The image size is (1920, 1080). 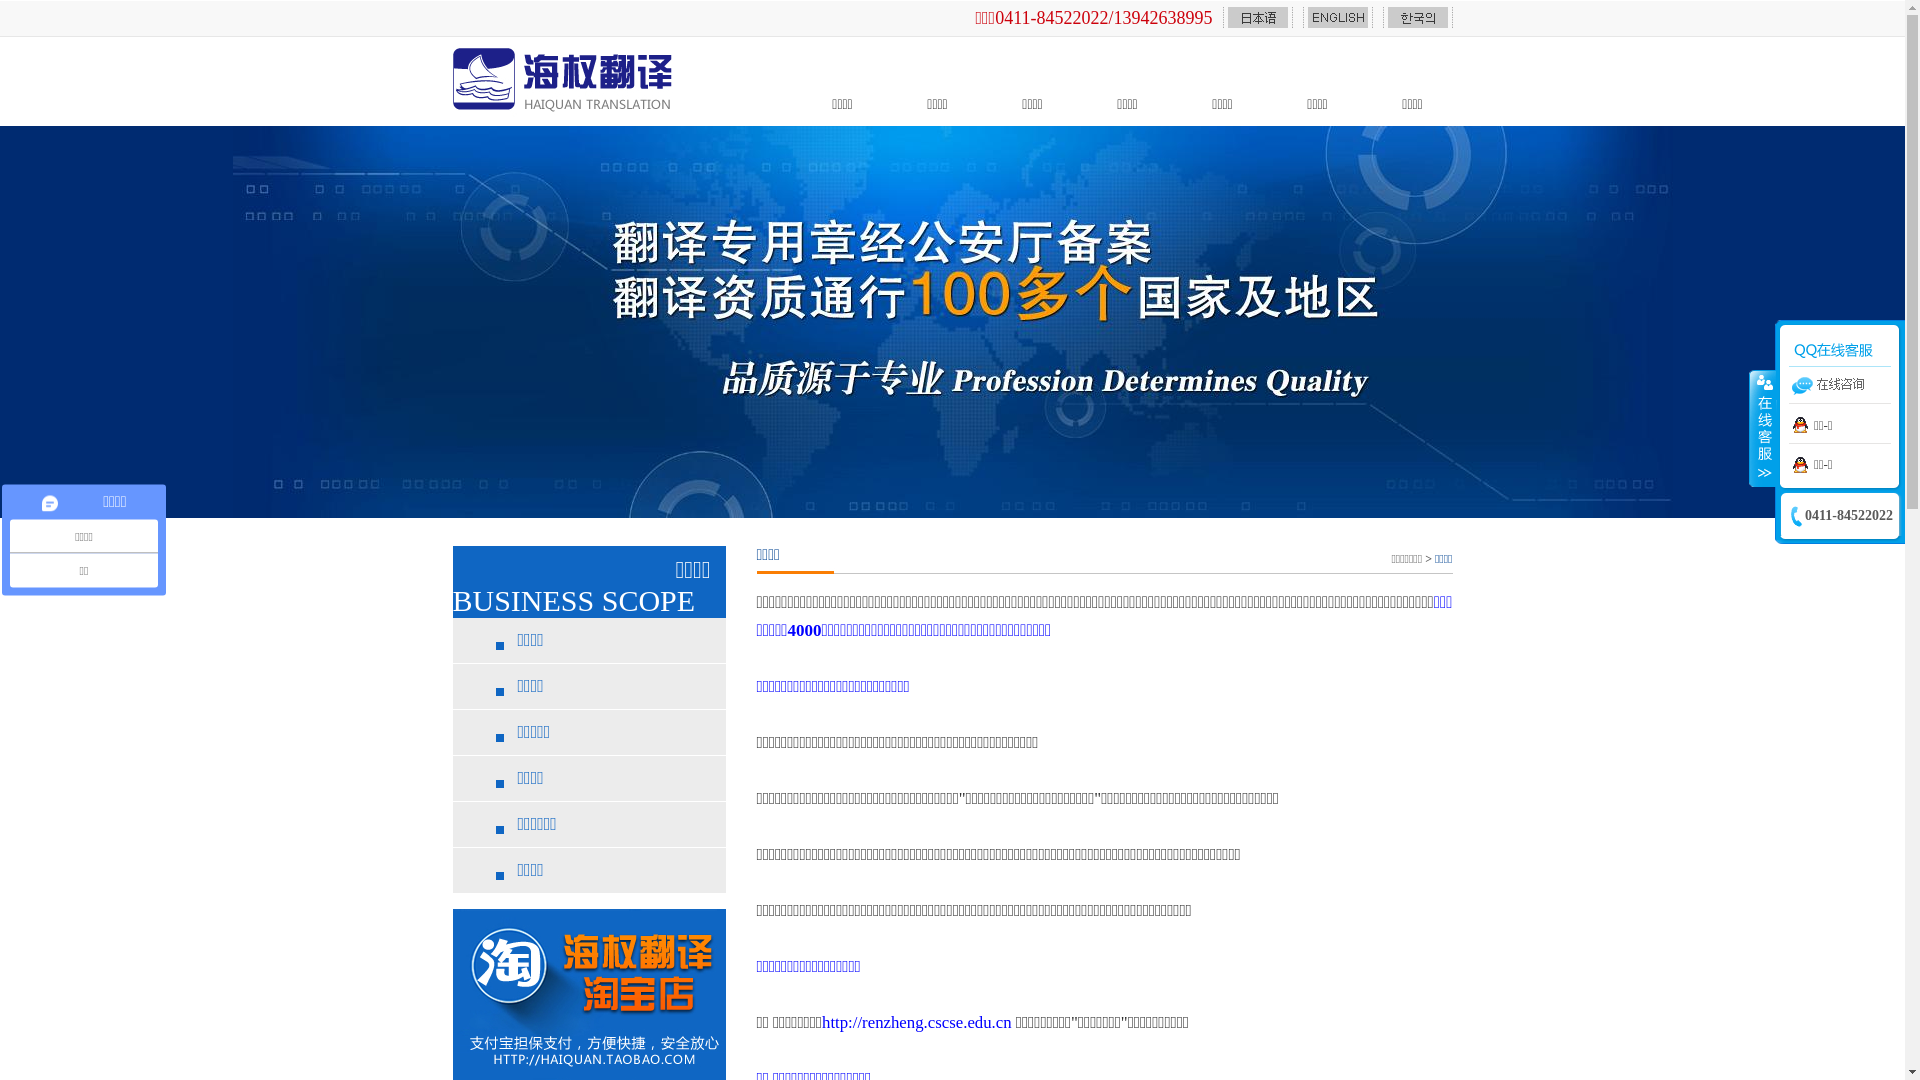 I want to click on 'http://renzheng.cscse.edu.cn', so click(x=915, y=1022).